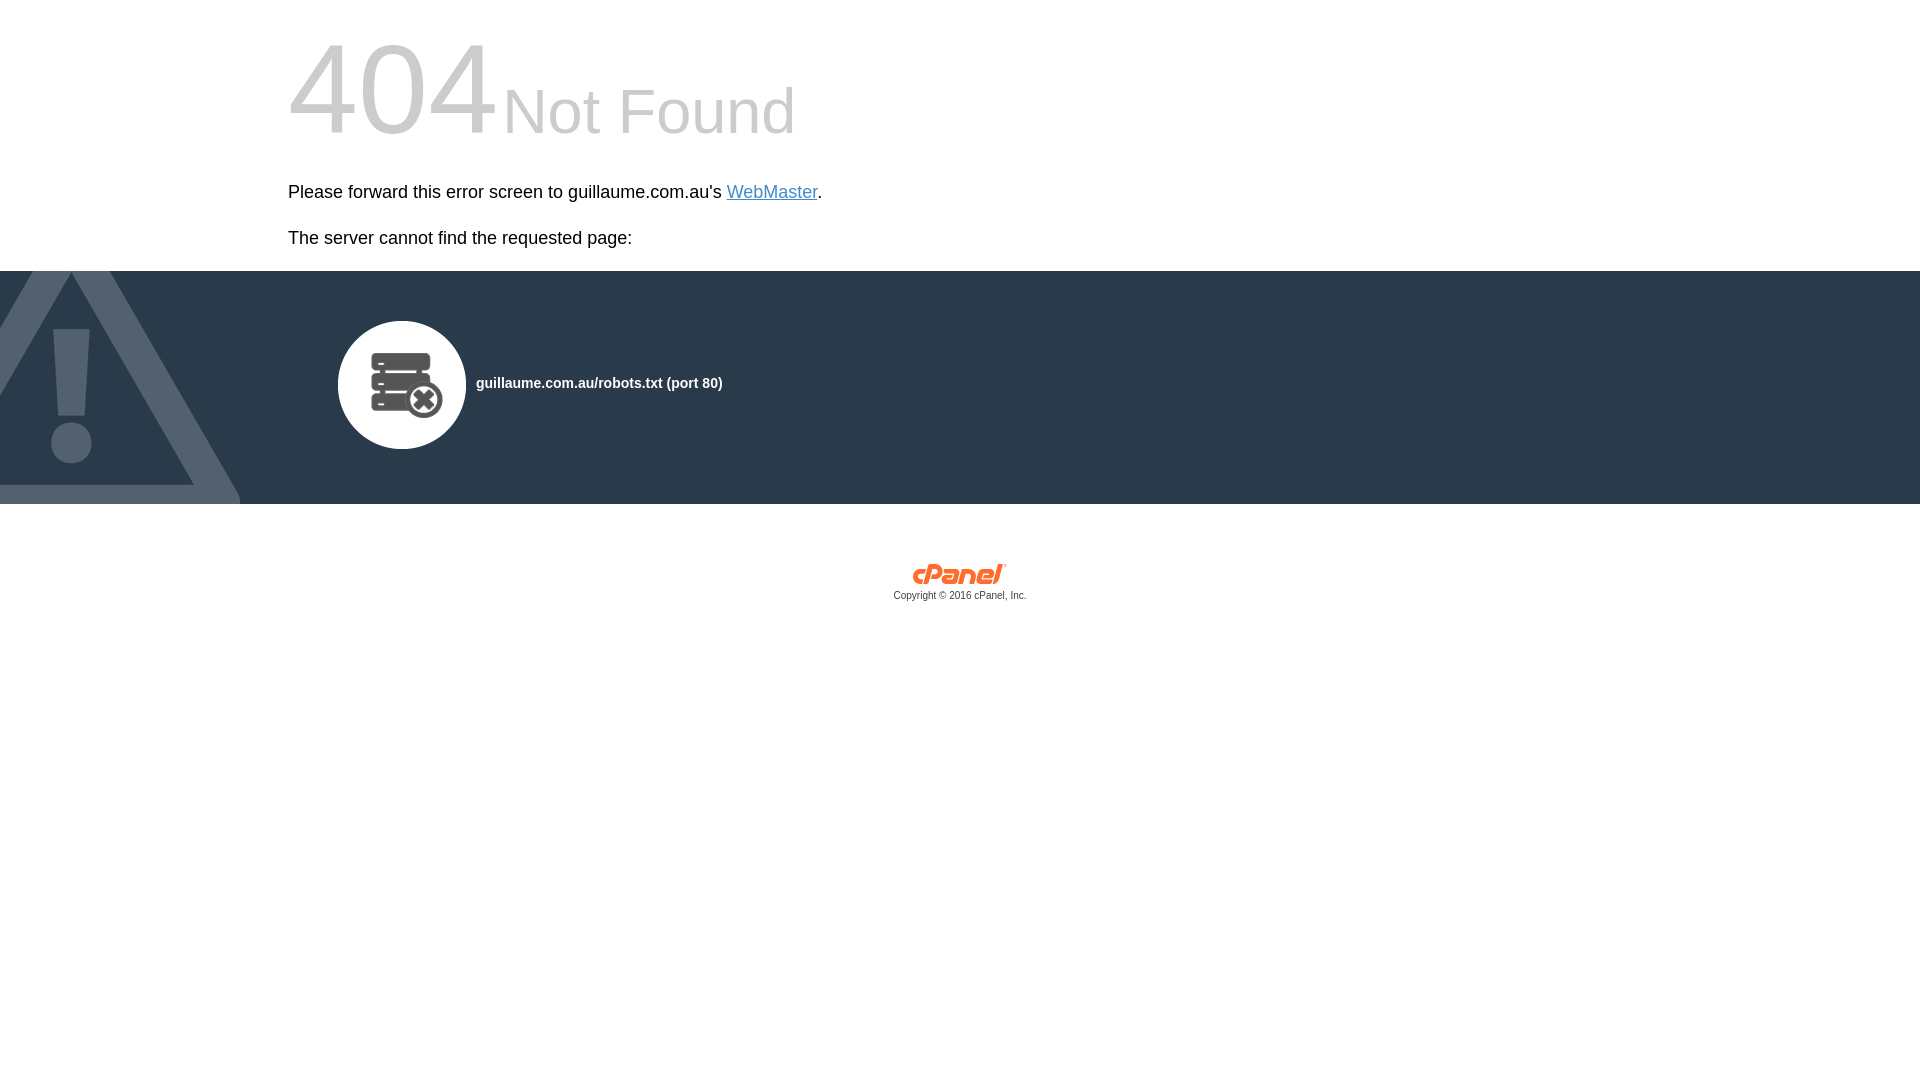  Describe the element at coordinates (771, 192) in the screenshot. I see `'WebMaster'` at that location.